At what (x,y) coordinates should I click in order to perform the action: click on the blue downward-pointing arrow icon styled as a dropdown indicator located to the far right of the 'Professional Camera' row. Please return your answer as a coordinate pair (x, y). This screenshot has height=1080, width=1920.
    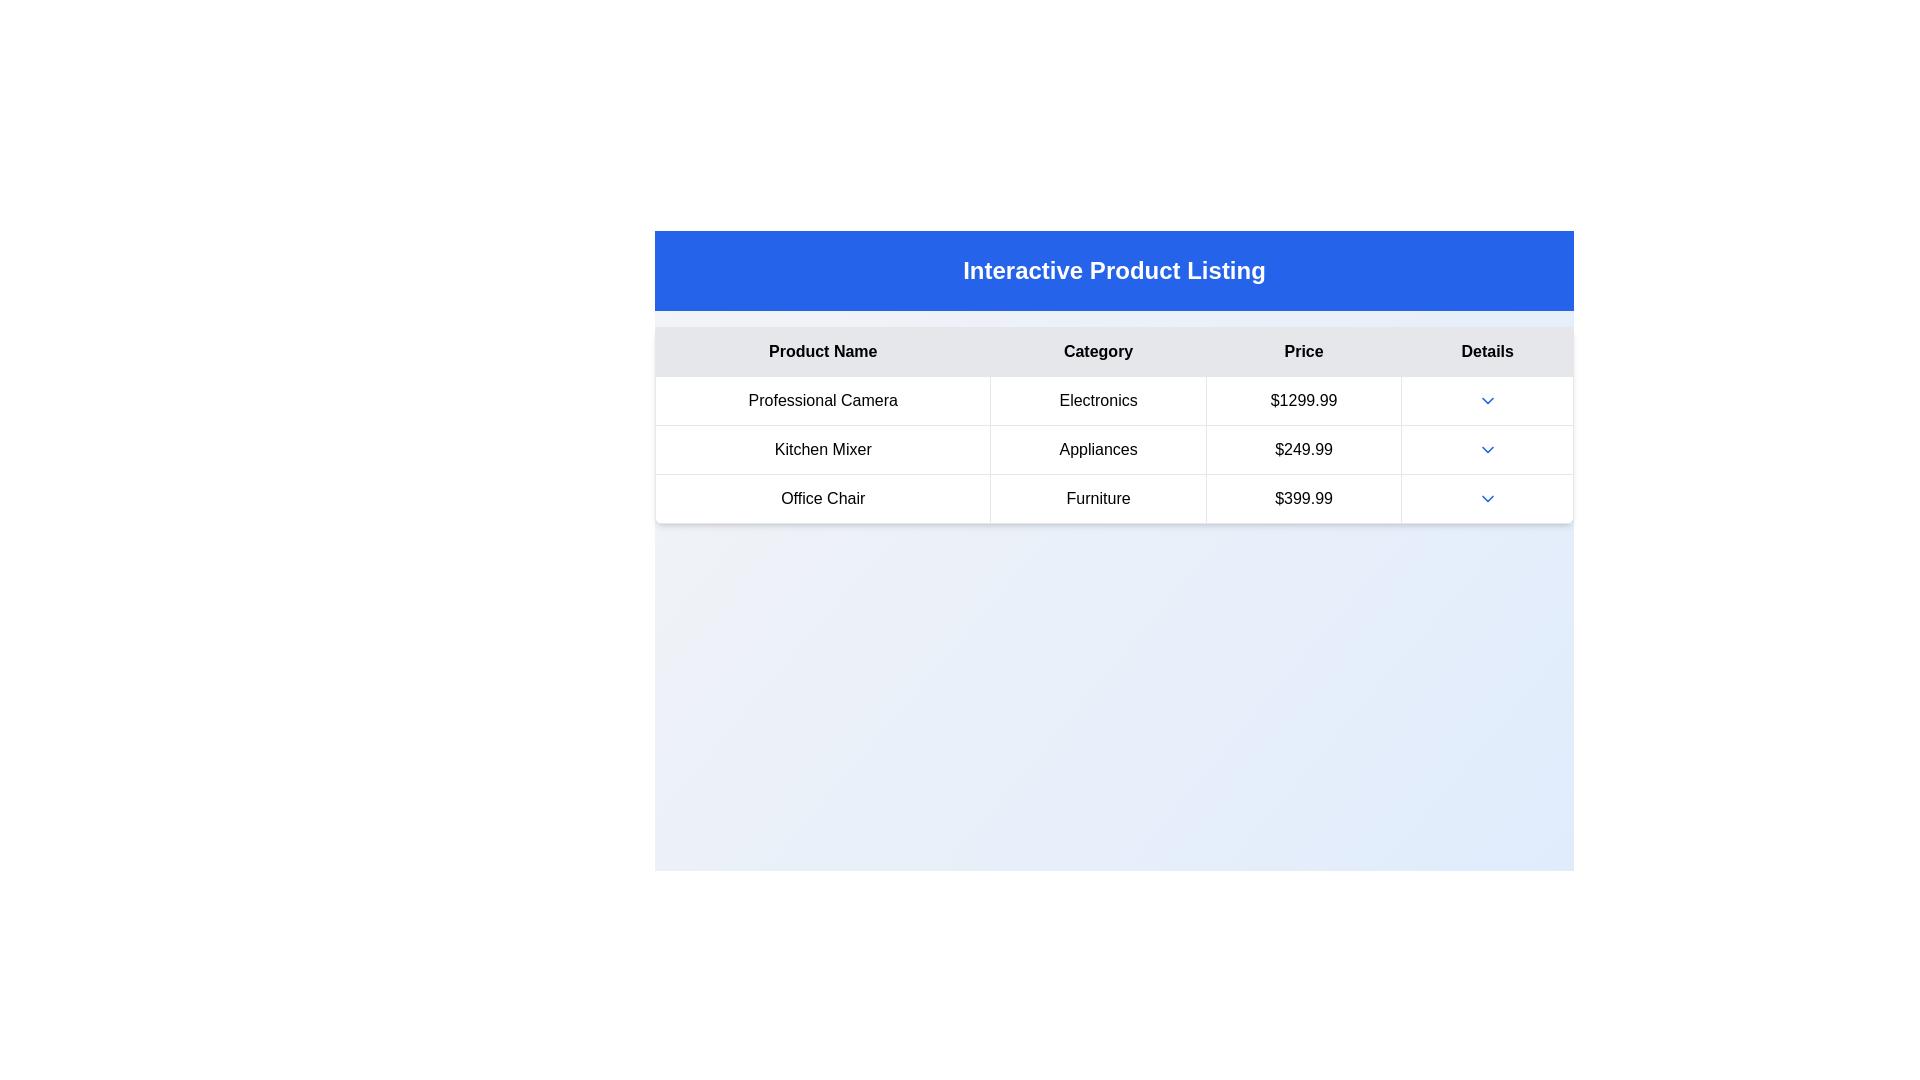
    Looking at the image, I should click on (1487, 401).